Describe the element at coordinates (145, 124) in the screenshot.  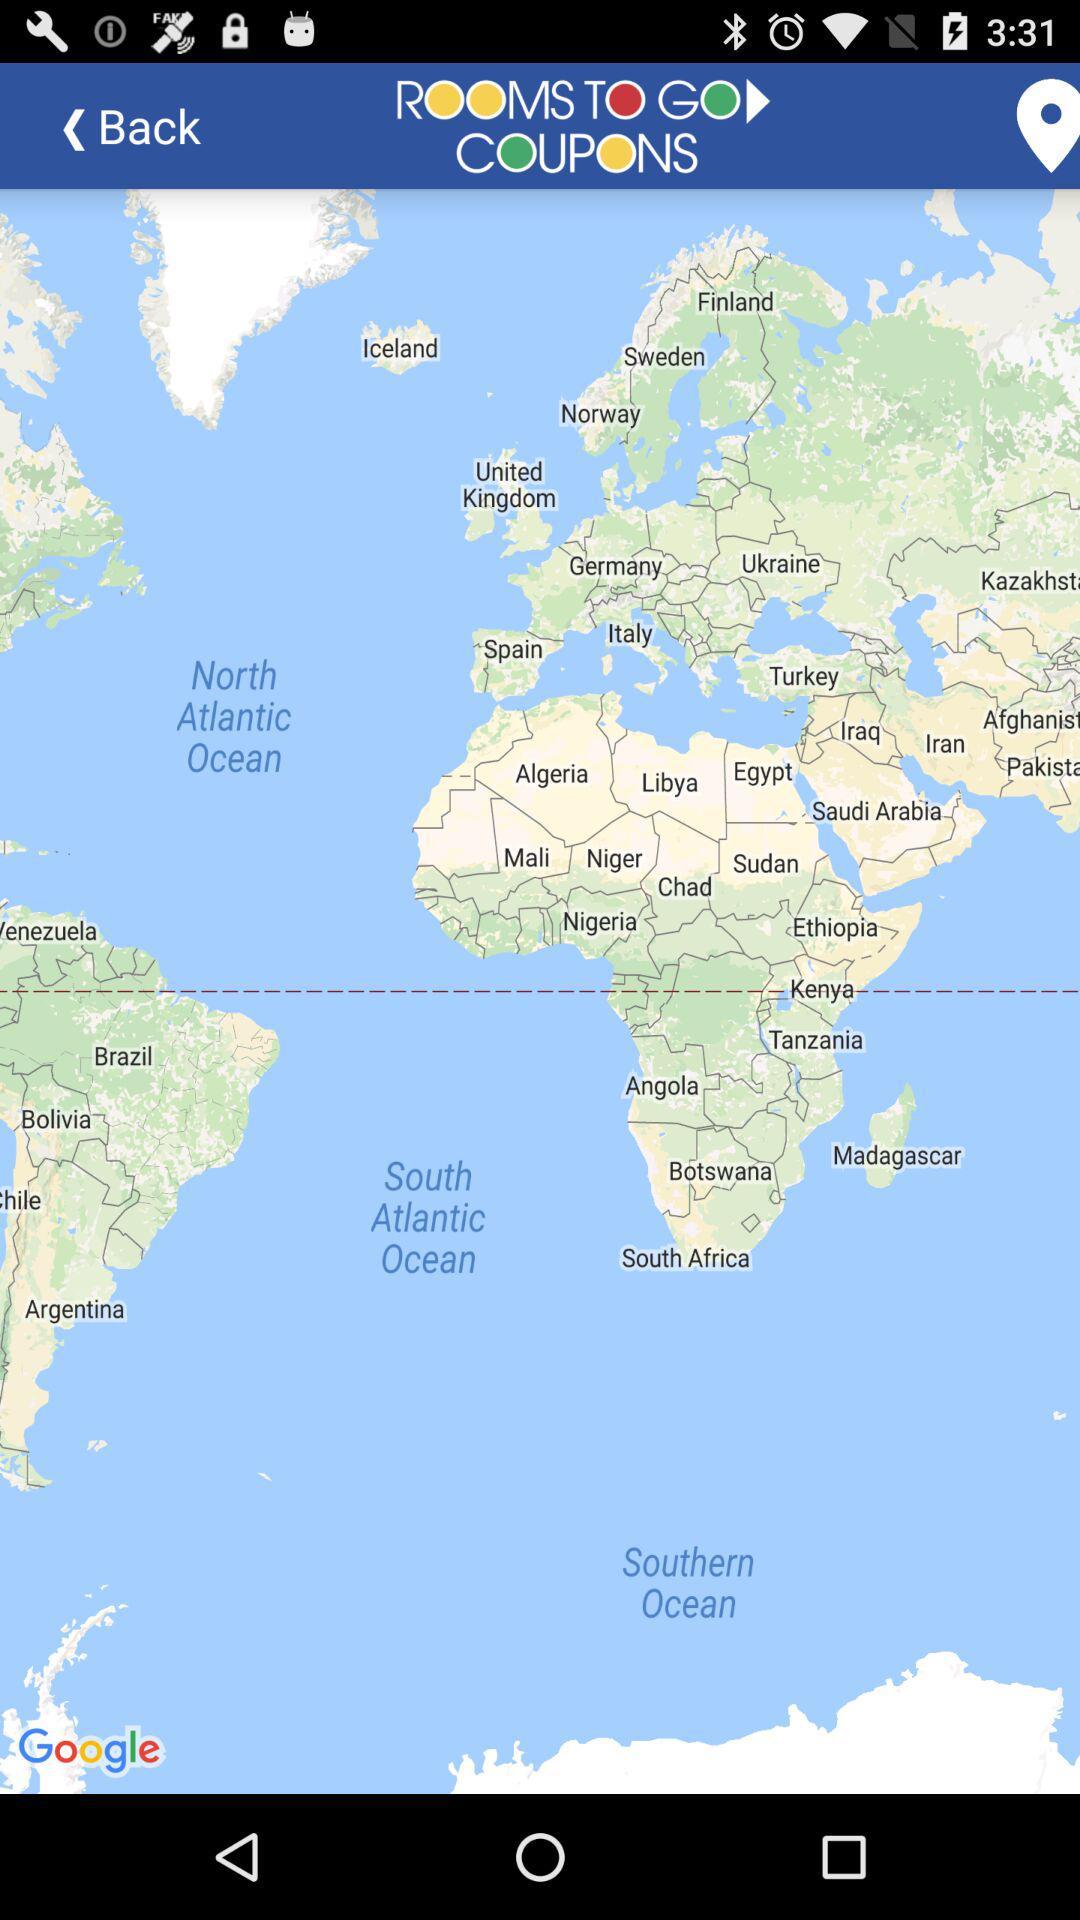
I see `the button at the top left corner` at that location.